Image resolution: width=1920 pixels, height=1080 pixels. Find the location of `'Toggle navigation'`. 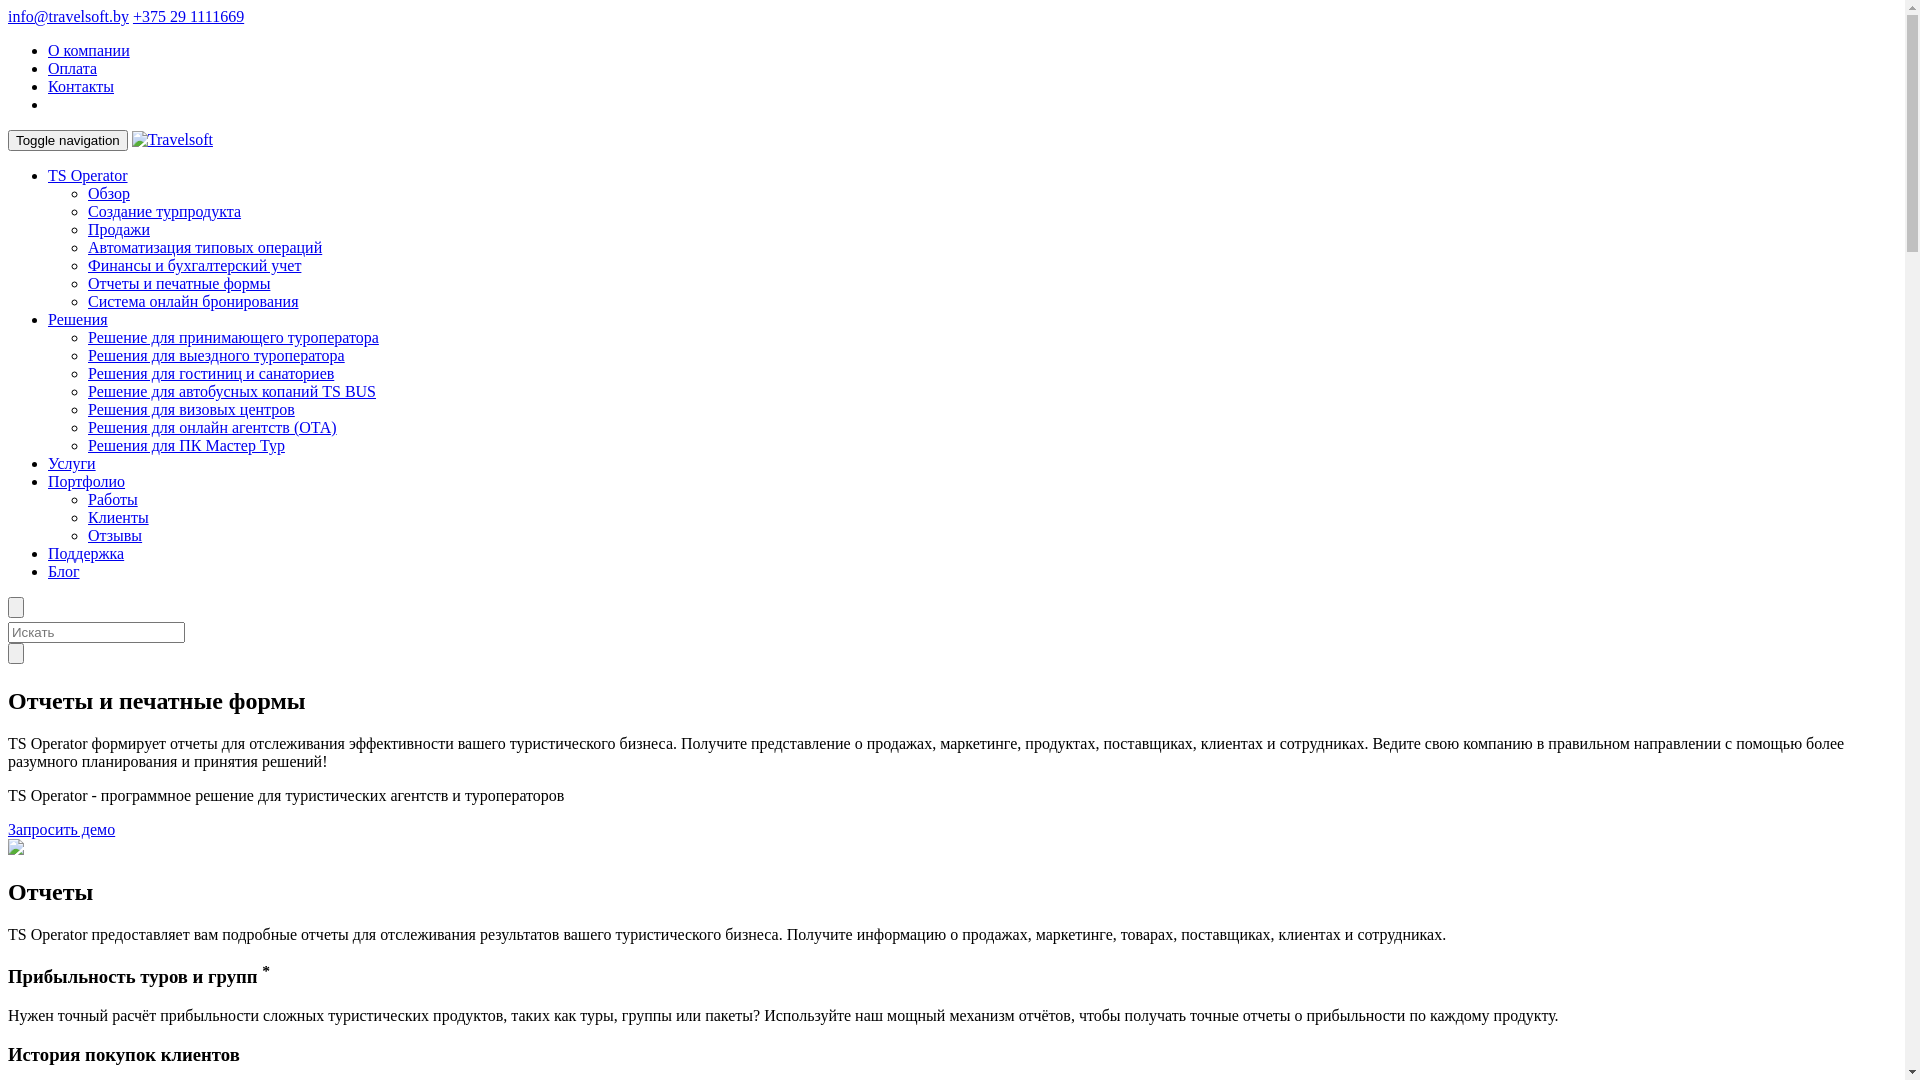

'Toggle navigation' is located at coordinates (67, 139).